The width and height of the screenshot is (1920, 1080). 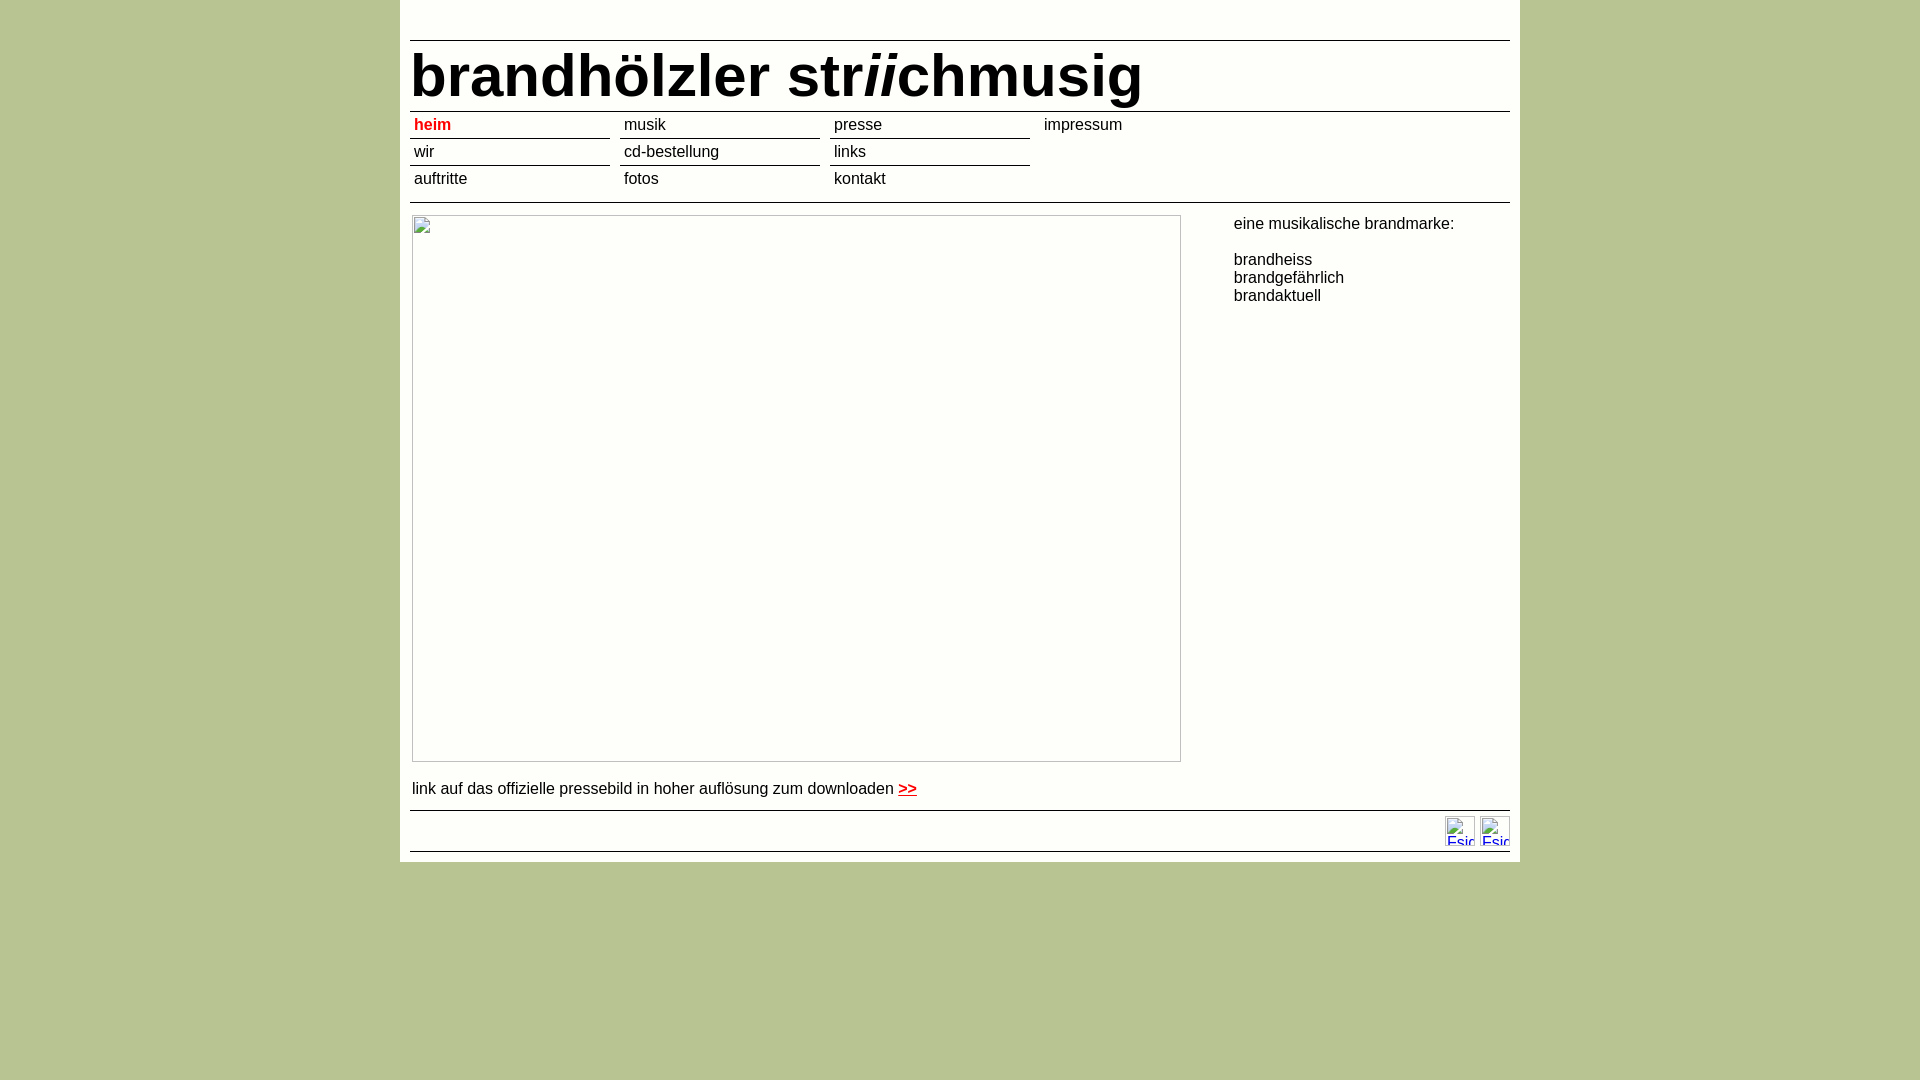 What do you see at coordinates (644, 124) in the screenshot?
I see `'musik'` at bounding box center [644, 124].